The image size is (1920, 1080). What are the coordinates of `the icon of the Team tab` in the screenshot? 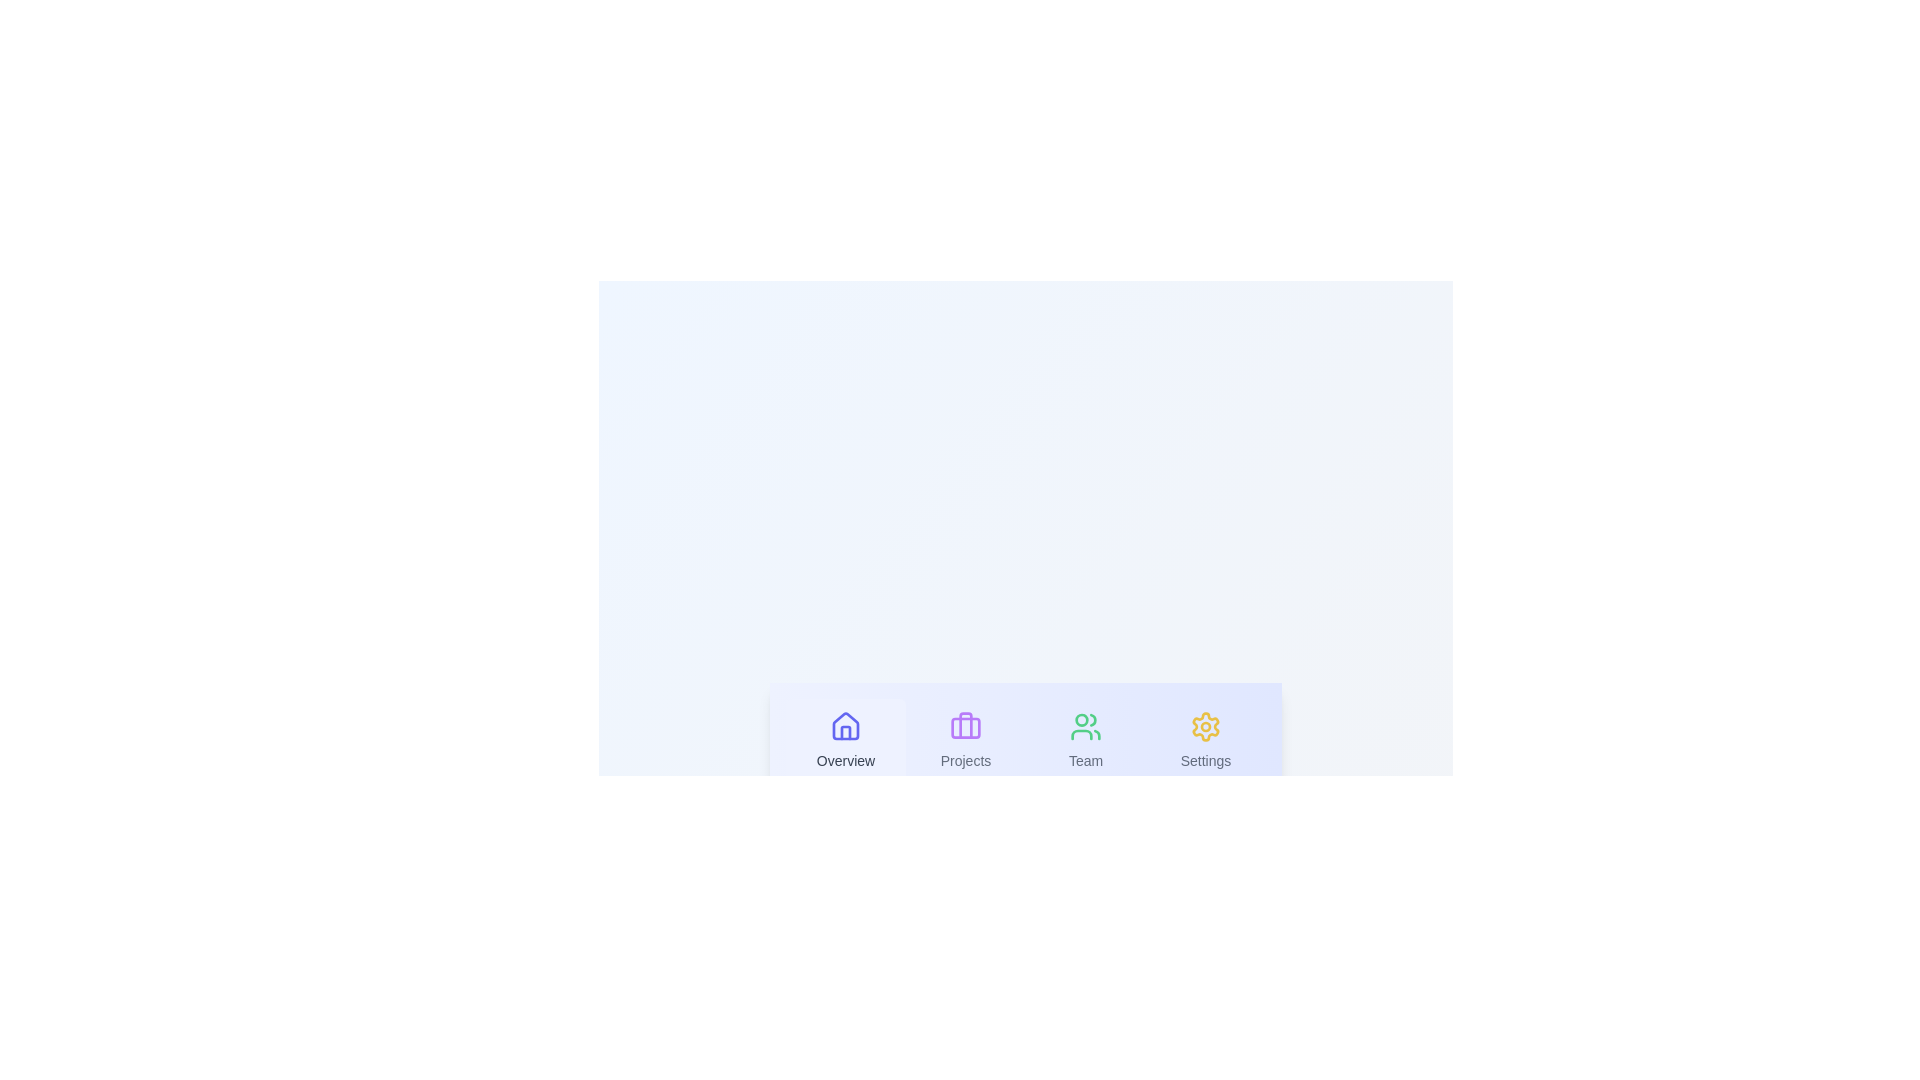 It's located at (1084, 726).